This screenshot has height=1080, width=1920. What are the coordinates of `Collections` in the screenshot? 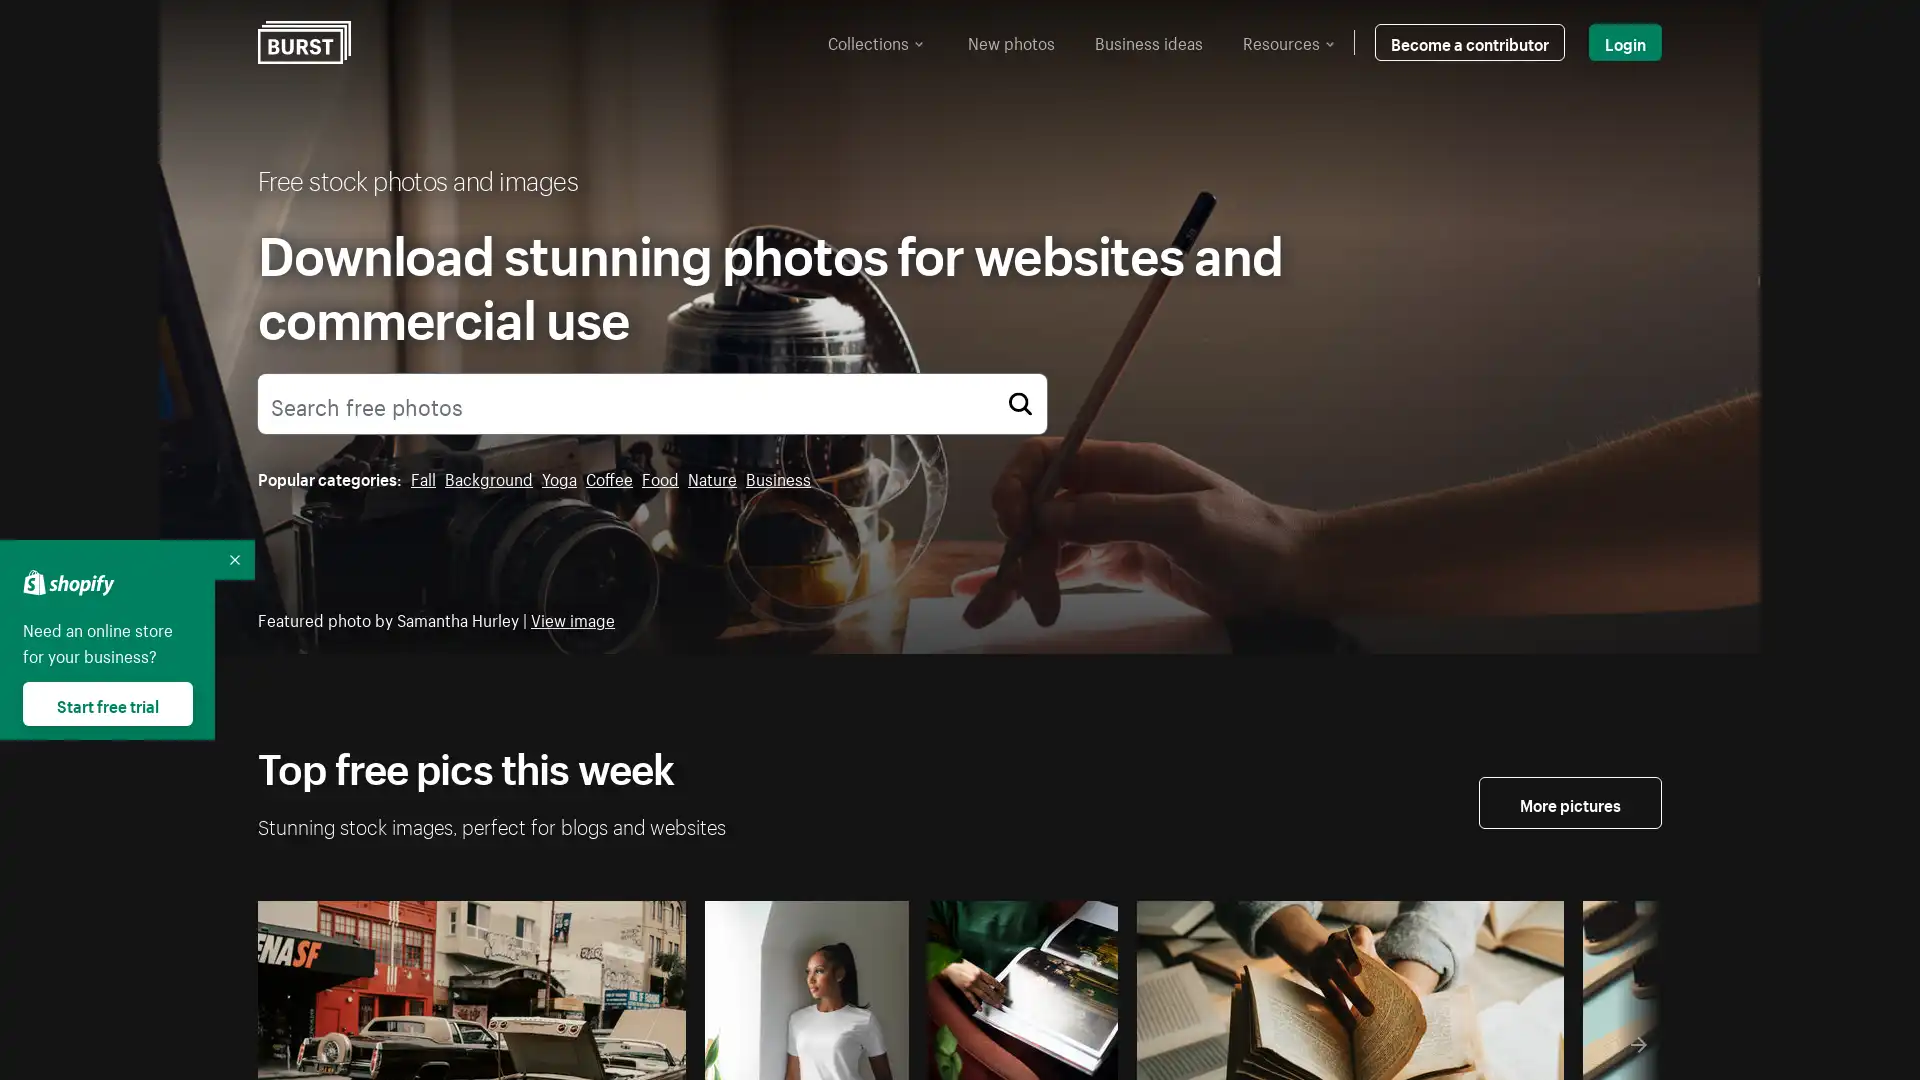 It's located at (876, 41).